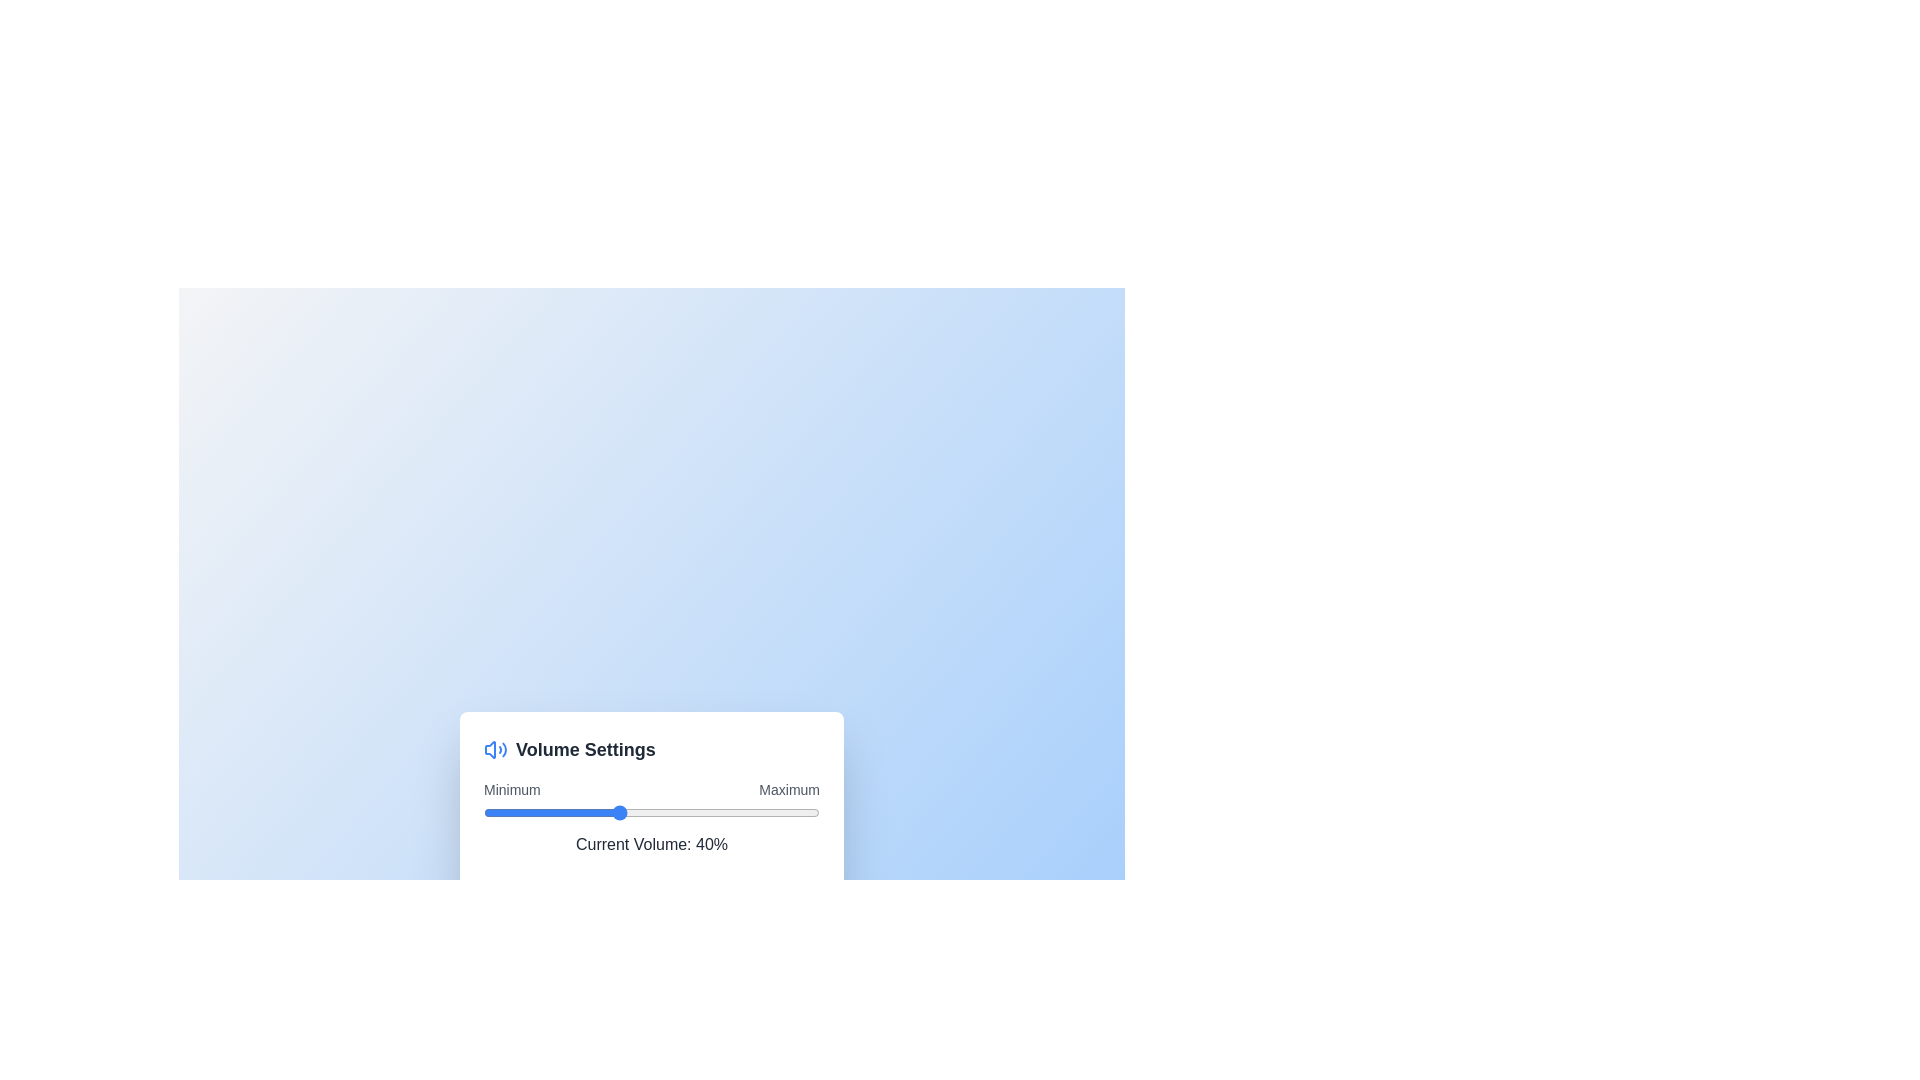  I want to click on the volume slider to 79%, so click(748, 812).